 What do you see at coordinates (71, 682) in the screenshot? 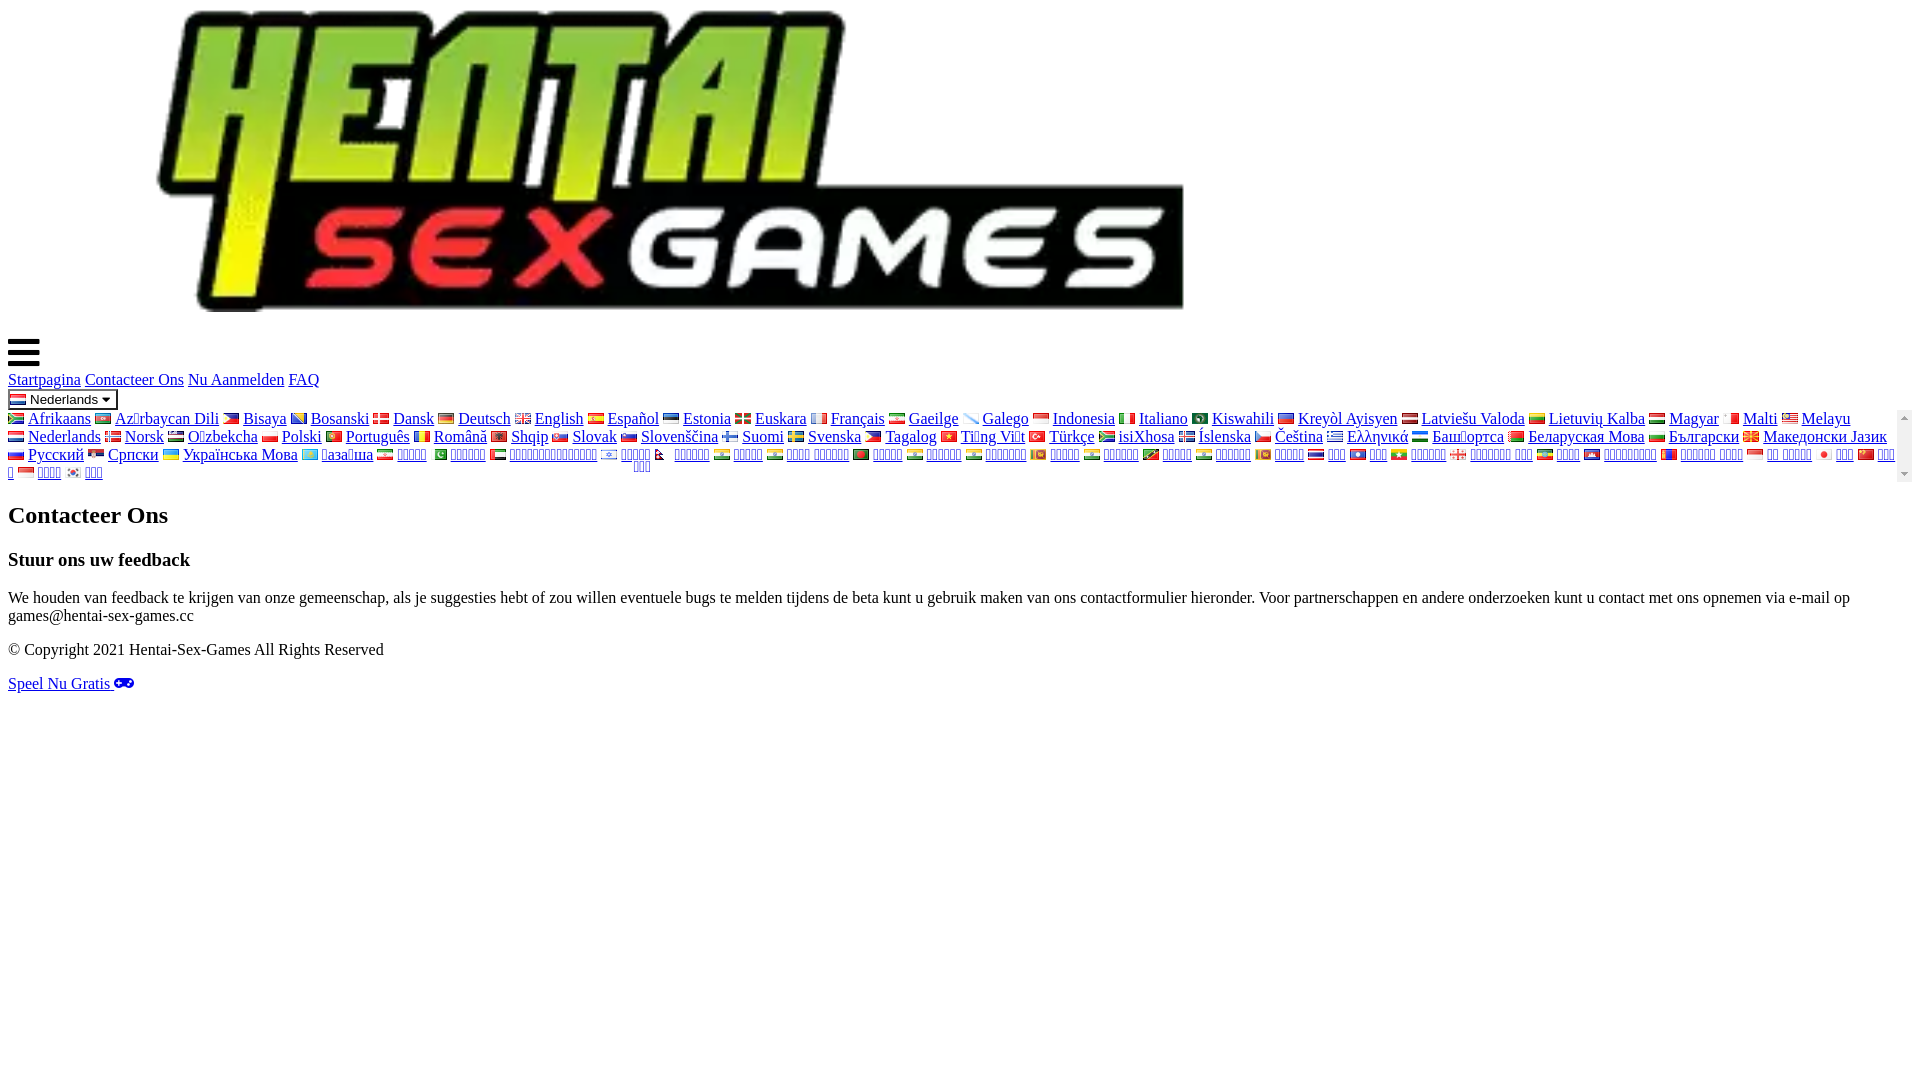
I see `'Speel Nu Gratis'` at bounding box center [71, 682].